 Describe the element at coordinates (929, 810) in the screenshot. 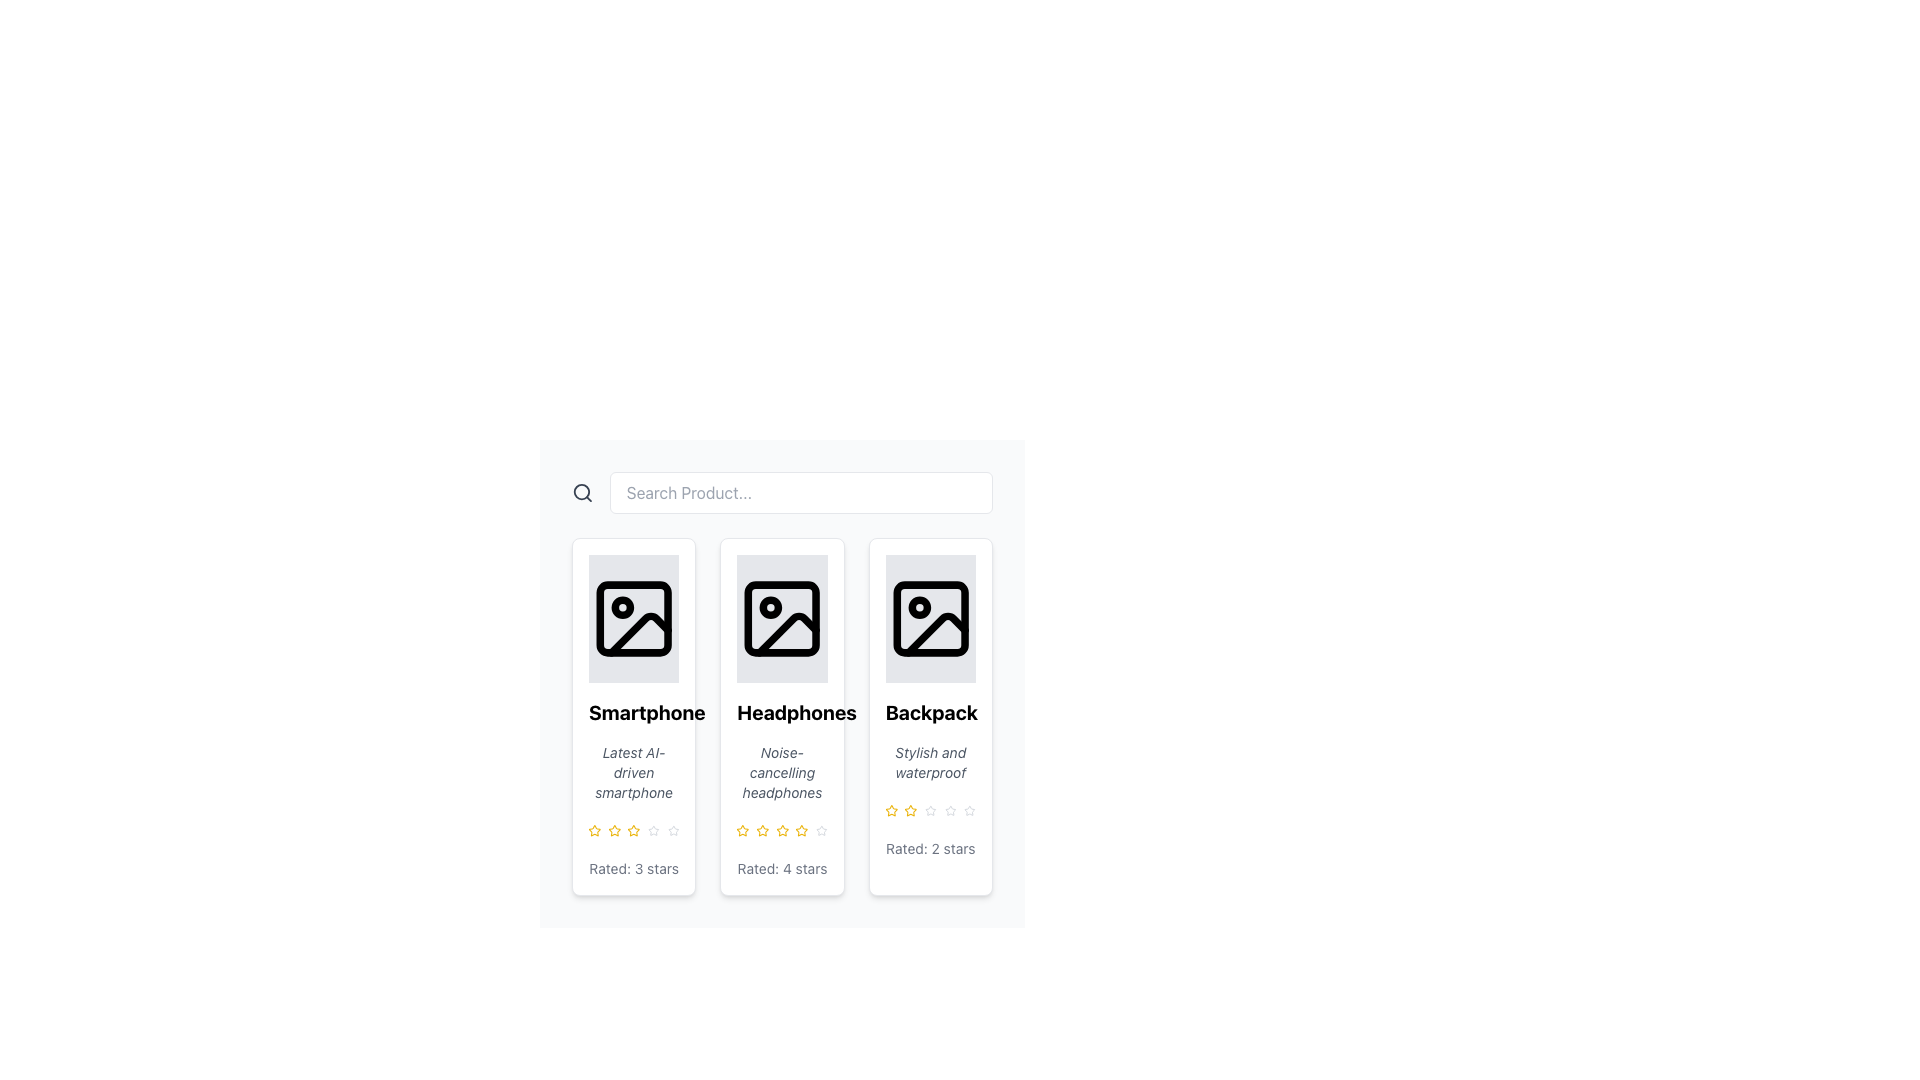

I see `the third star in the rating section of the product 'Backpack Stylish and waterproof'` at that location.